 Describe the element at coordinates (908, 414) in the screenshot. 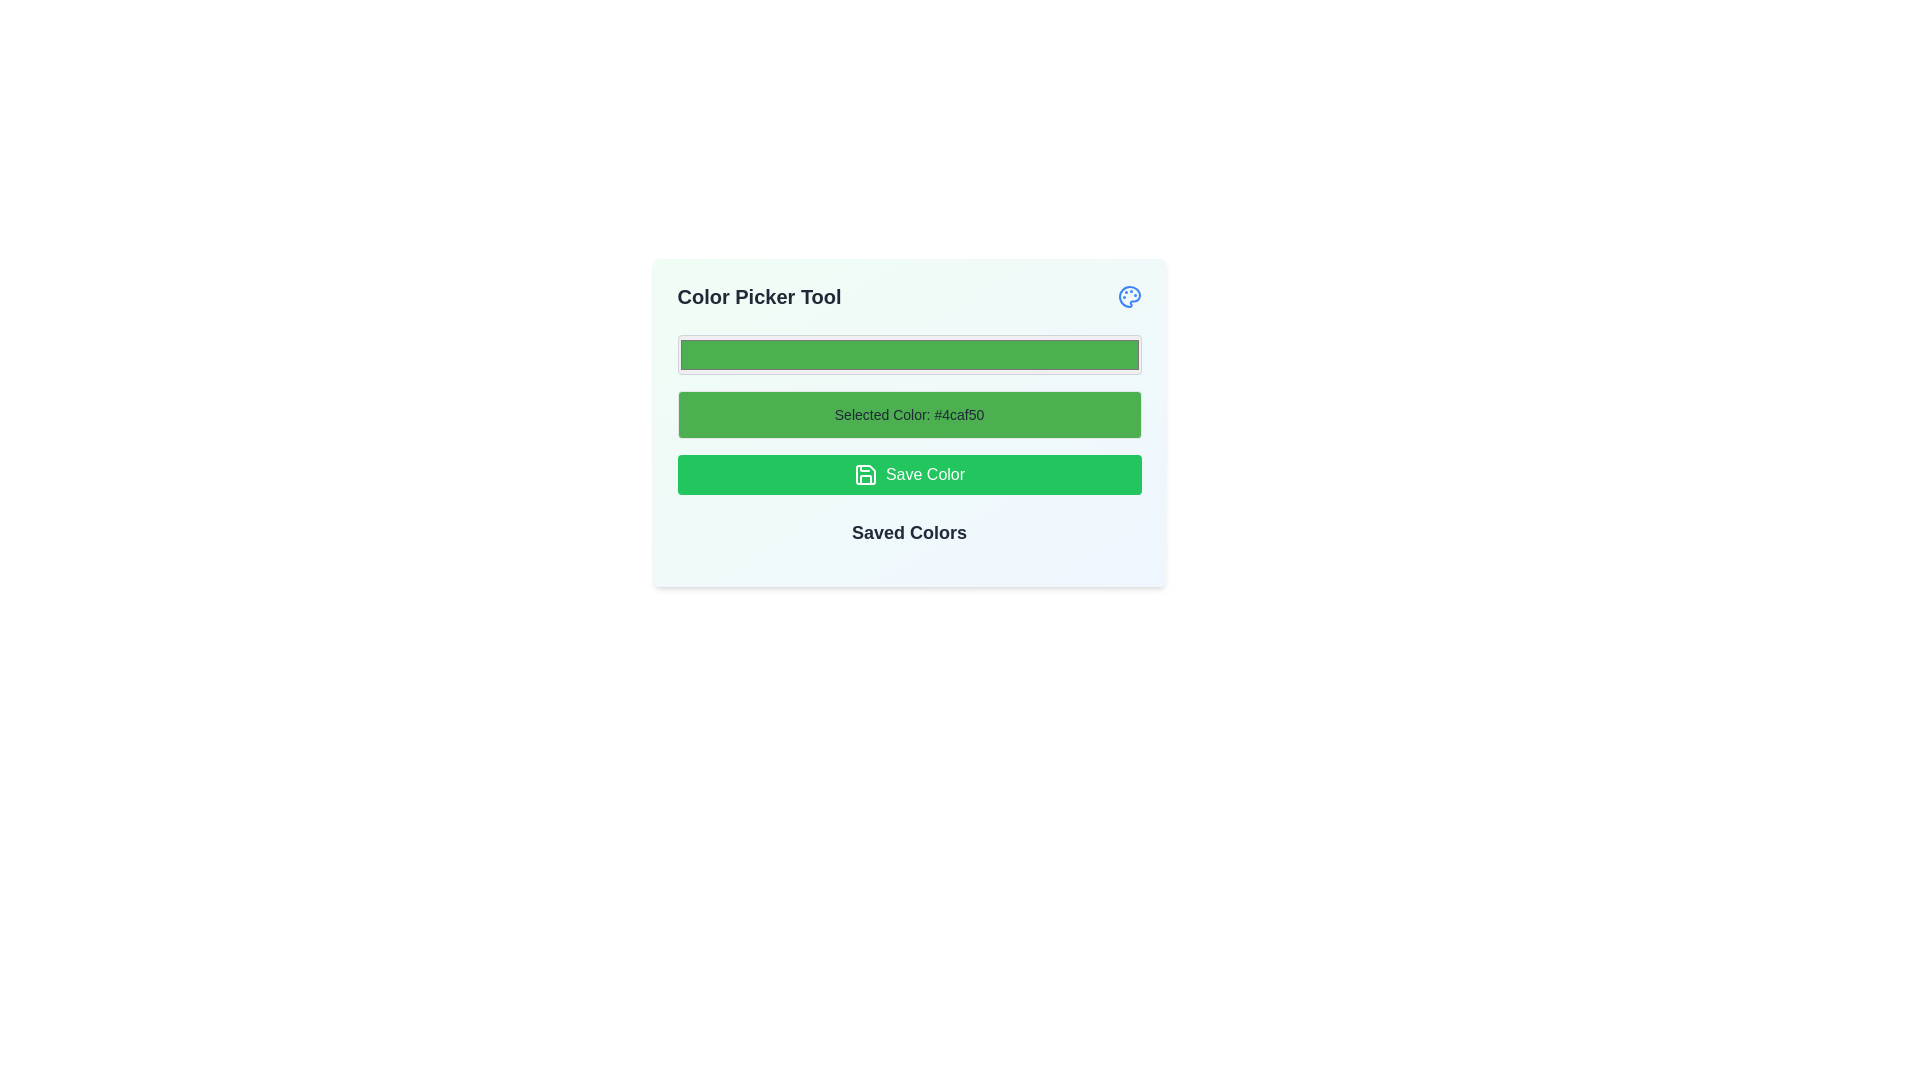

I see `the Static Display Box that visually represents the currently chosen color, located below the color input field and above the 'Save Color' button` at that location.